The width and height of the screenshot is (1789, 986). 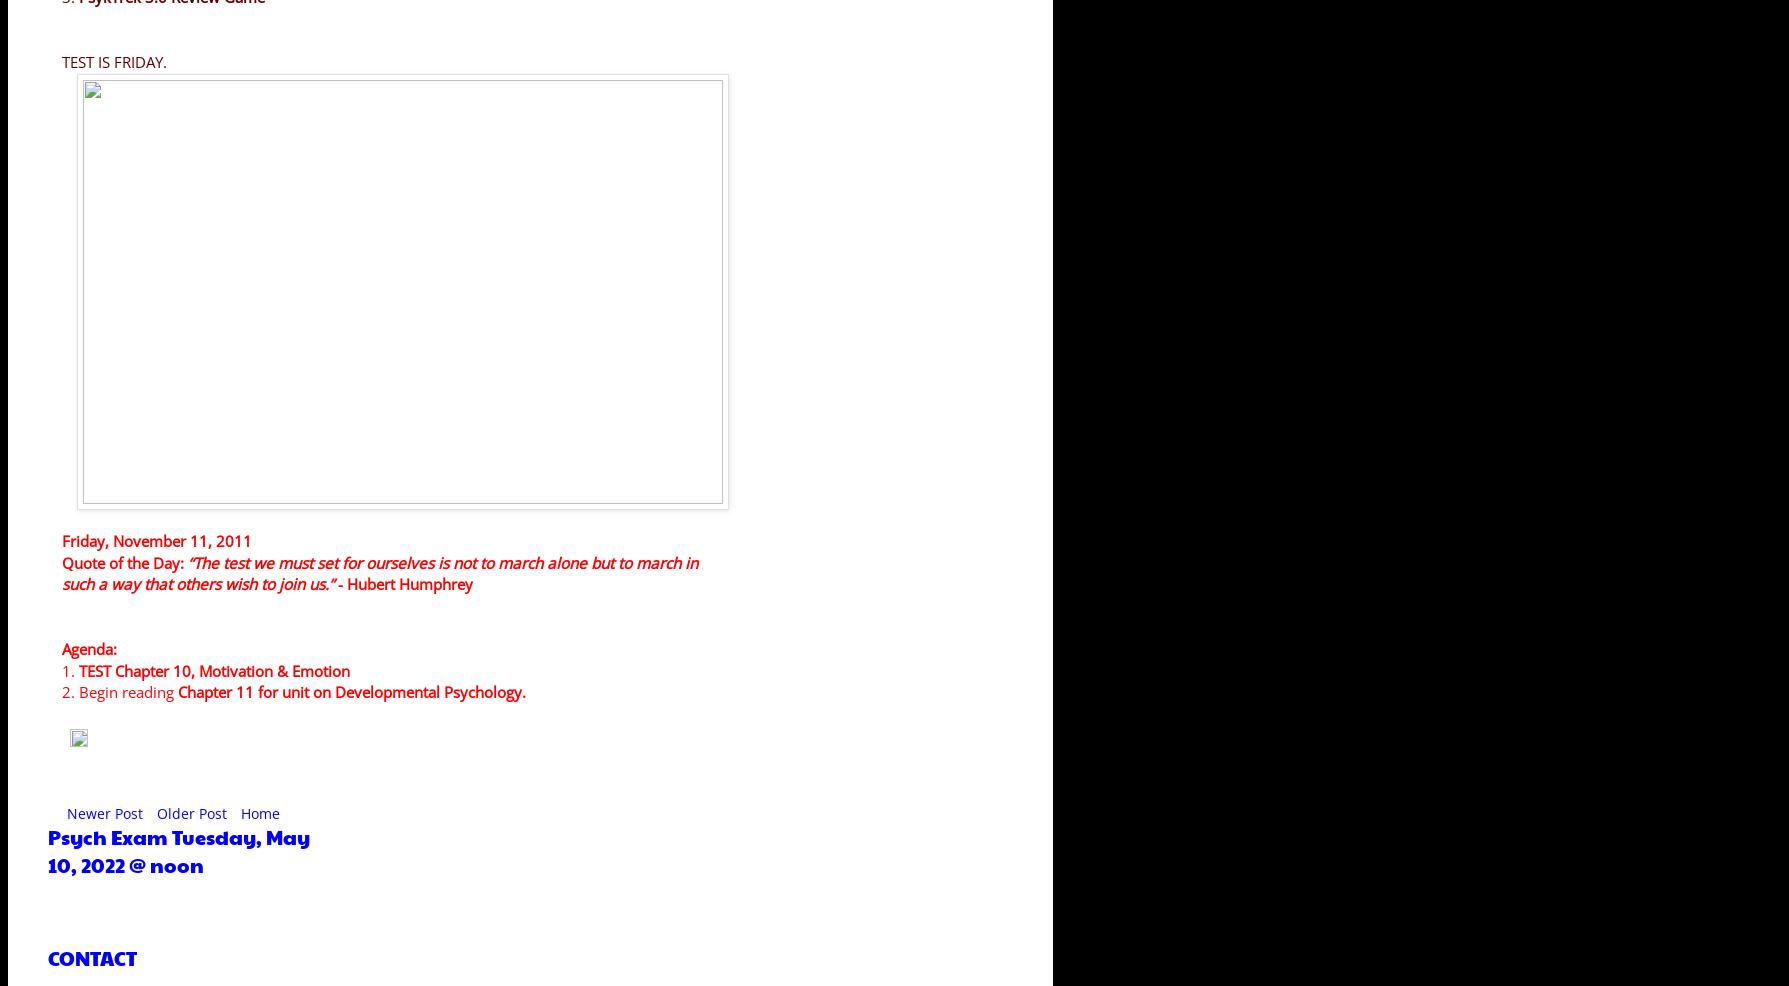 What do you see at coordinates (89, 649) in the screenshot?
I see `'Agenda:'` at bounding box center [89, 649].